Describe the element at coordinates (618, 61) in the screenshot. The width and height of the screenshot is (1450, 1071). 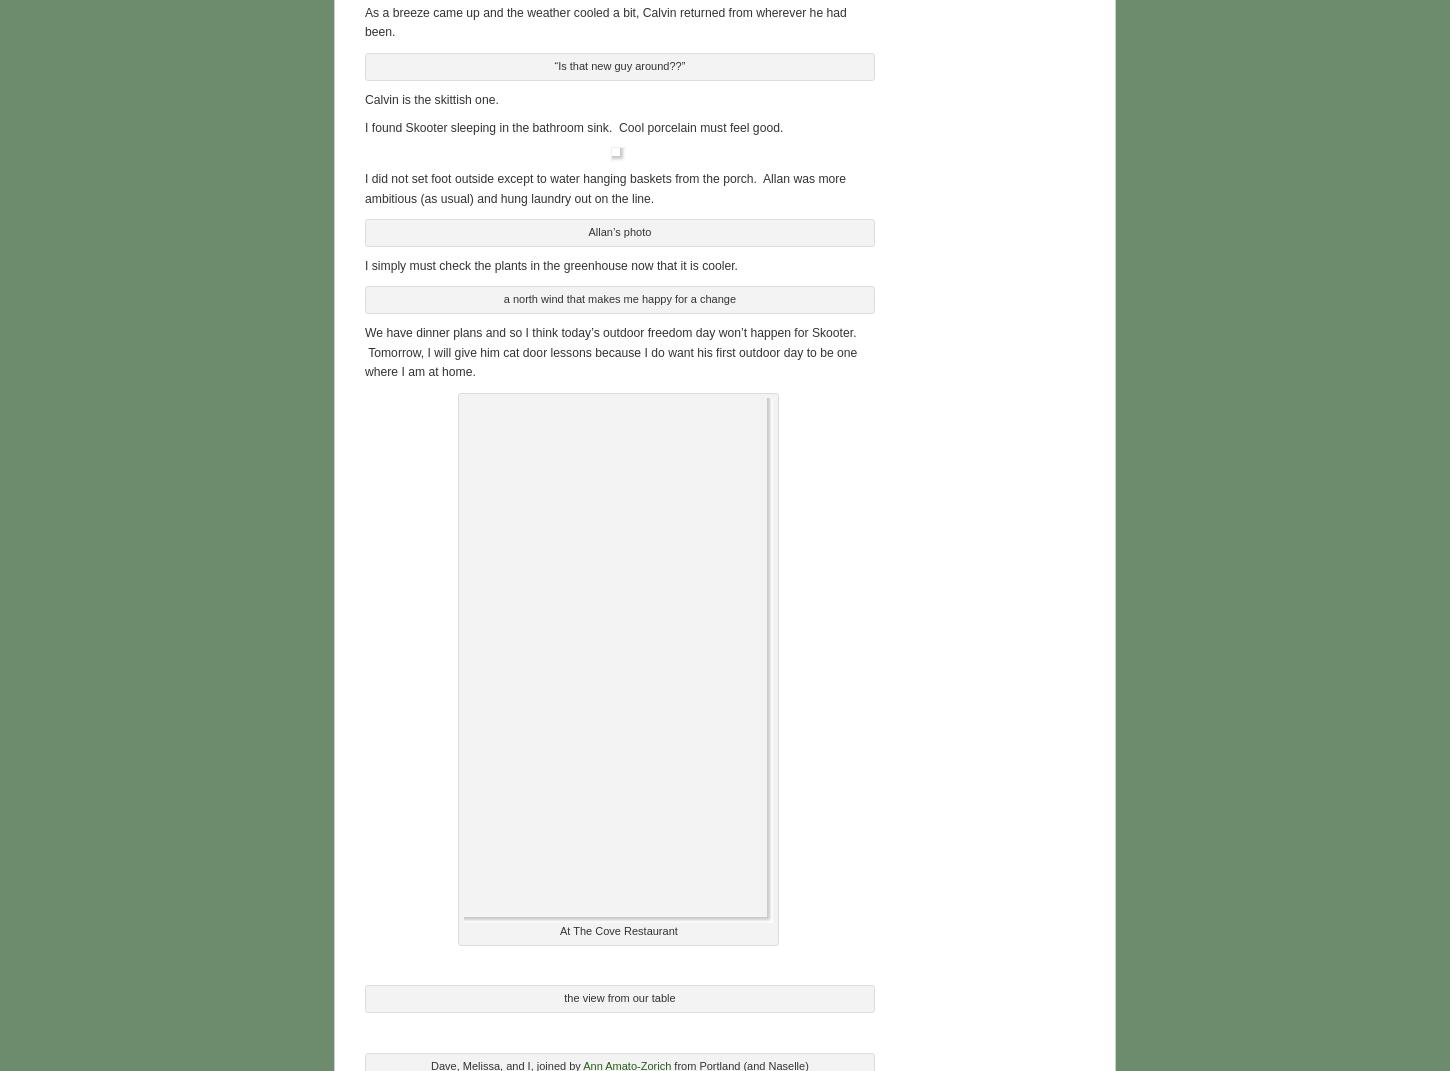
I see `'“Is that new guy around??”'` at that location.